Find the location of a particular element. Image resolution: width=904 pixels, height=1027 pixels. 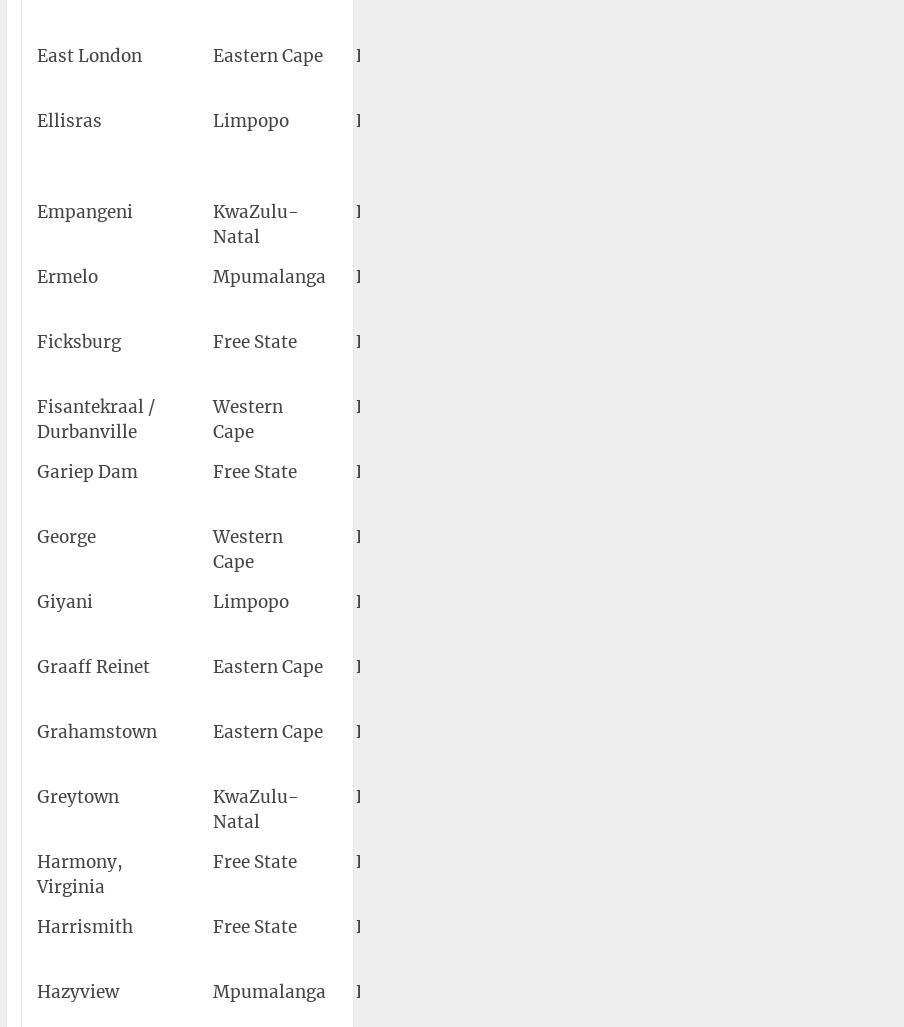

'FAHR' is located at coordinates (379, 926).